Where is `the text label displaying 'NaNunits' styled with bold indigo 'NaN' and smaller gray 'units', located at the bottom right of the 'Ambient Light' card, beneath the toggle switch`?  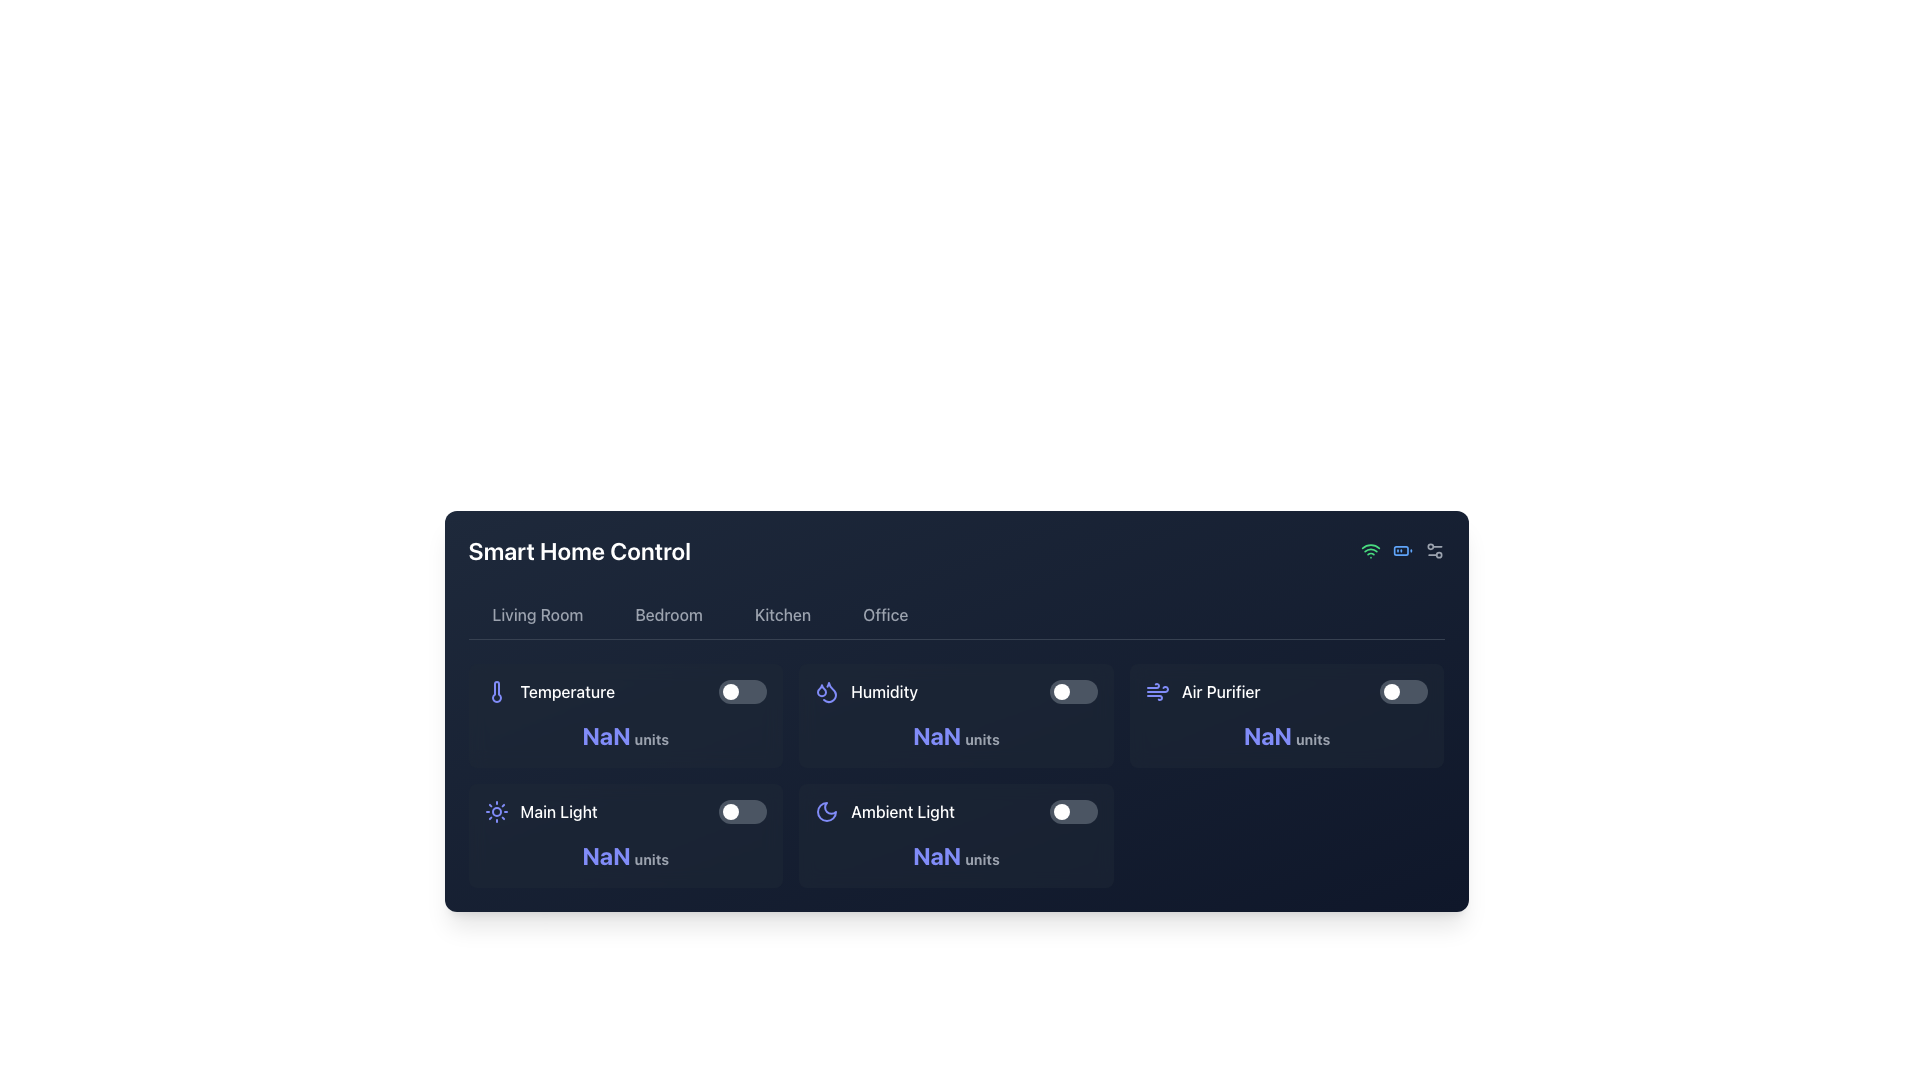
the text label displaying 'NaNunits' styled with bold indigo 'NaN' and smaller gray 'units', located at the bottom right of the 'Ambient Light' card, beneath the toggle switch is located at coordinates (955, 855).